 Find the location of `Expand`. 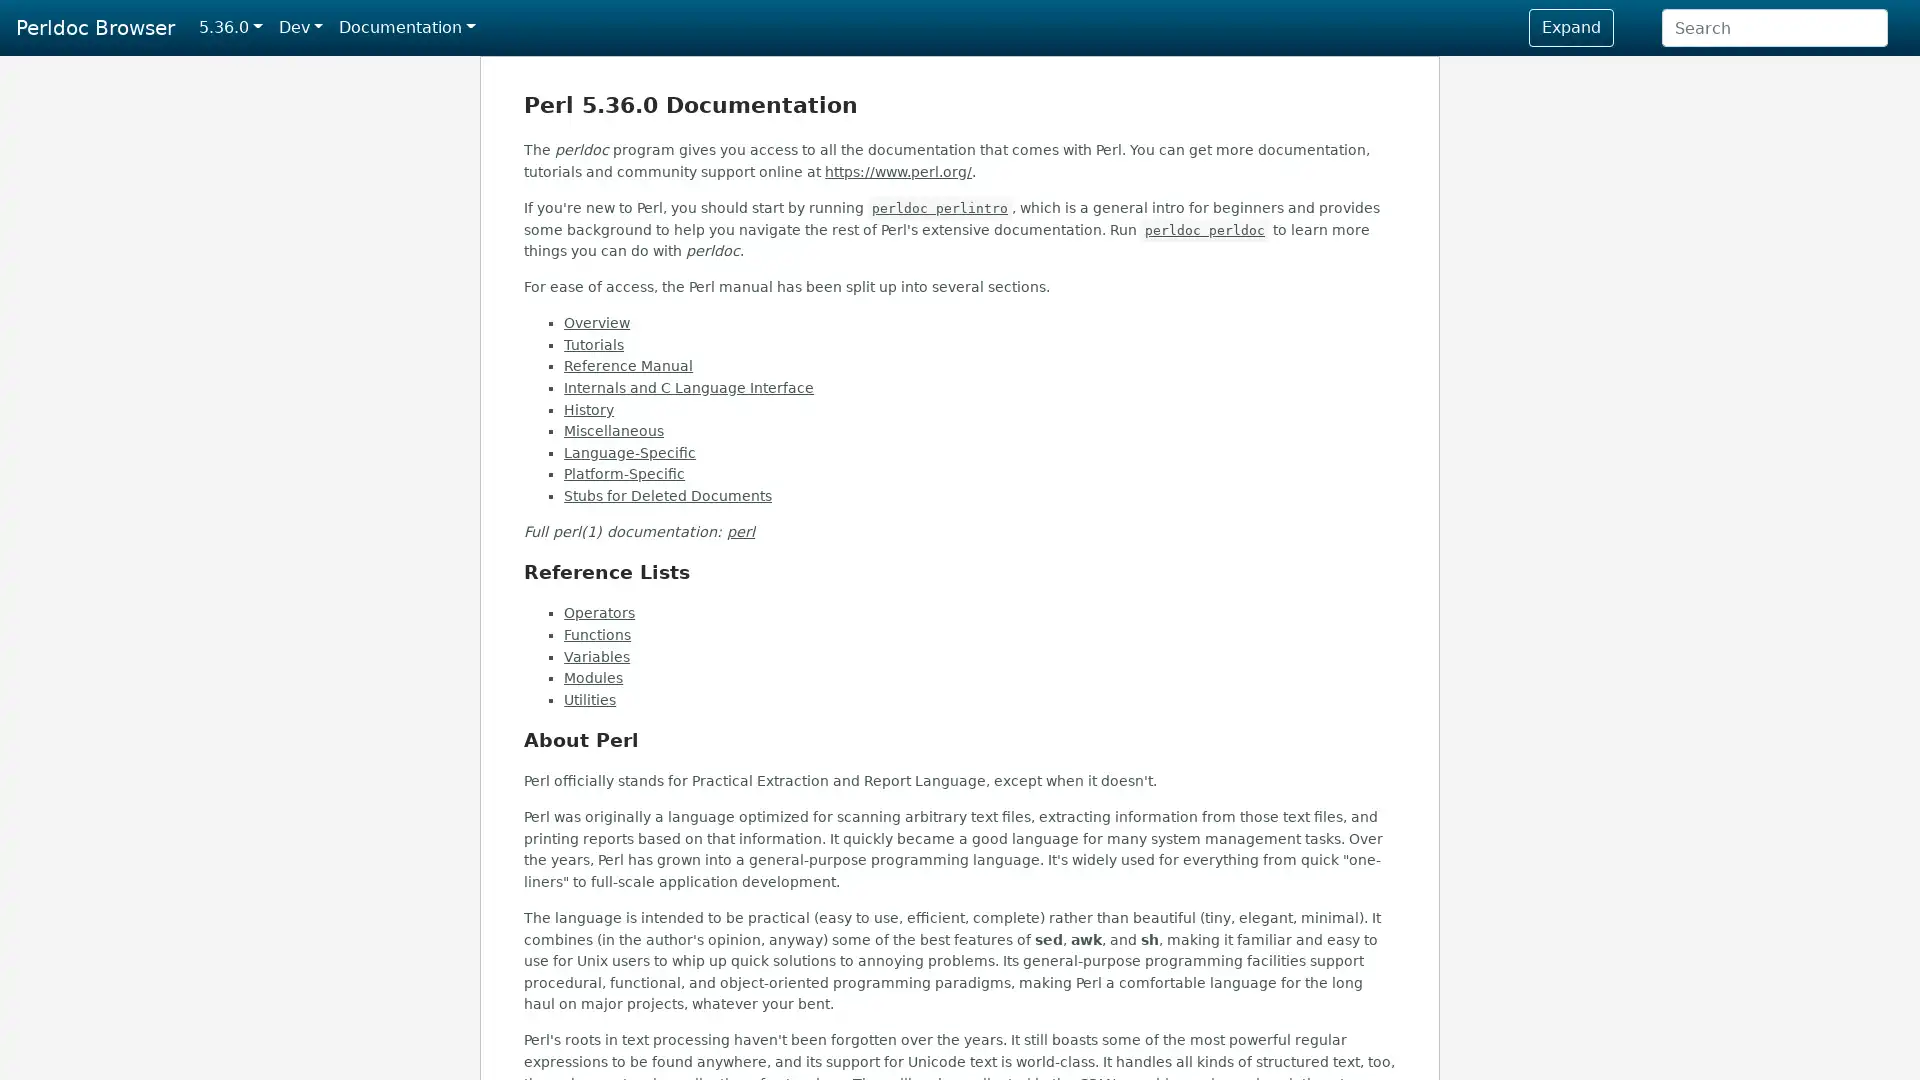

Expand is located at coordinates (1570, 27).